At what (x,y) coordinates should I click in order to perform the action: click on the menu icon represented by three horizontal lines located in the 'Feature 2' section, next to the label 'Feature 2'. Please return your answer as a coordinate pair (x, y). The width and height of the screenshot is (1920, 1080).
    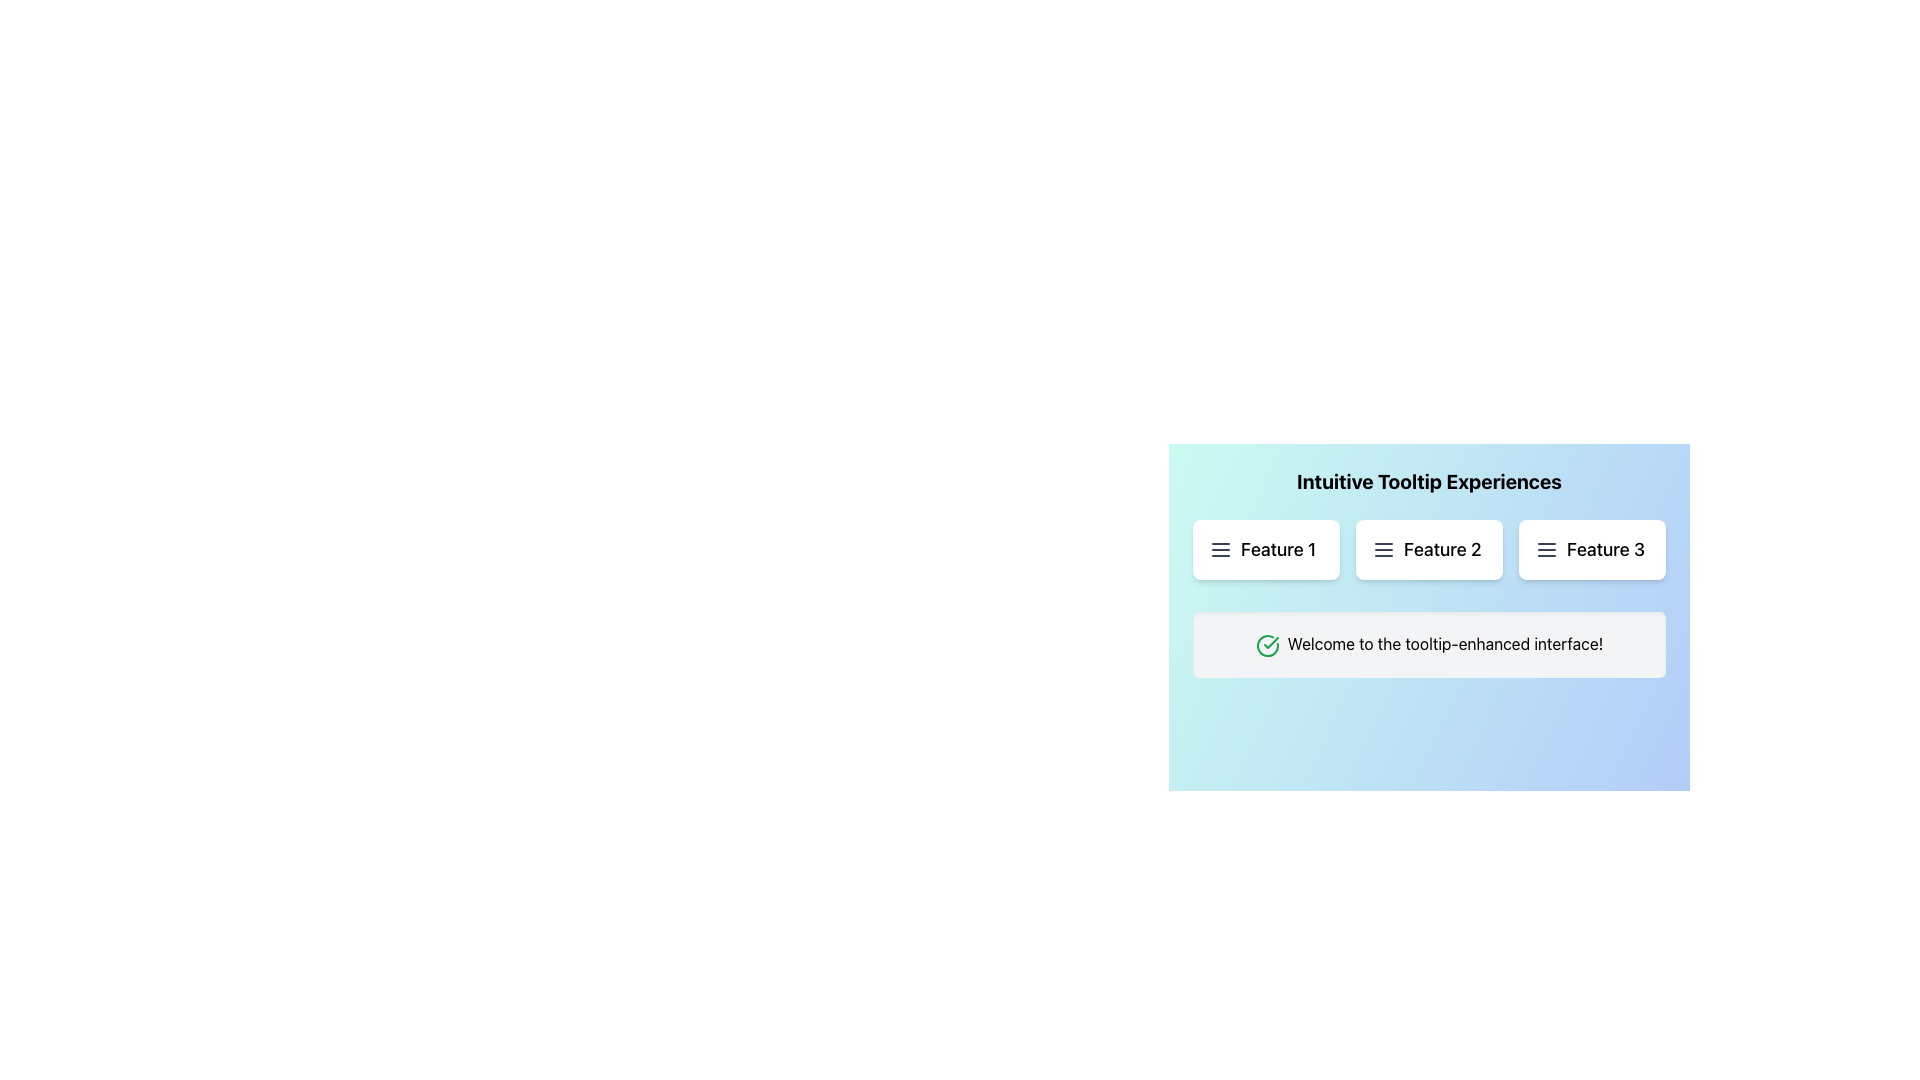
    Looking at the image, I should click on (1382, 550).